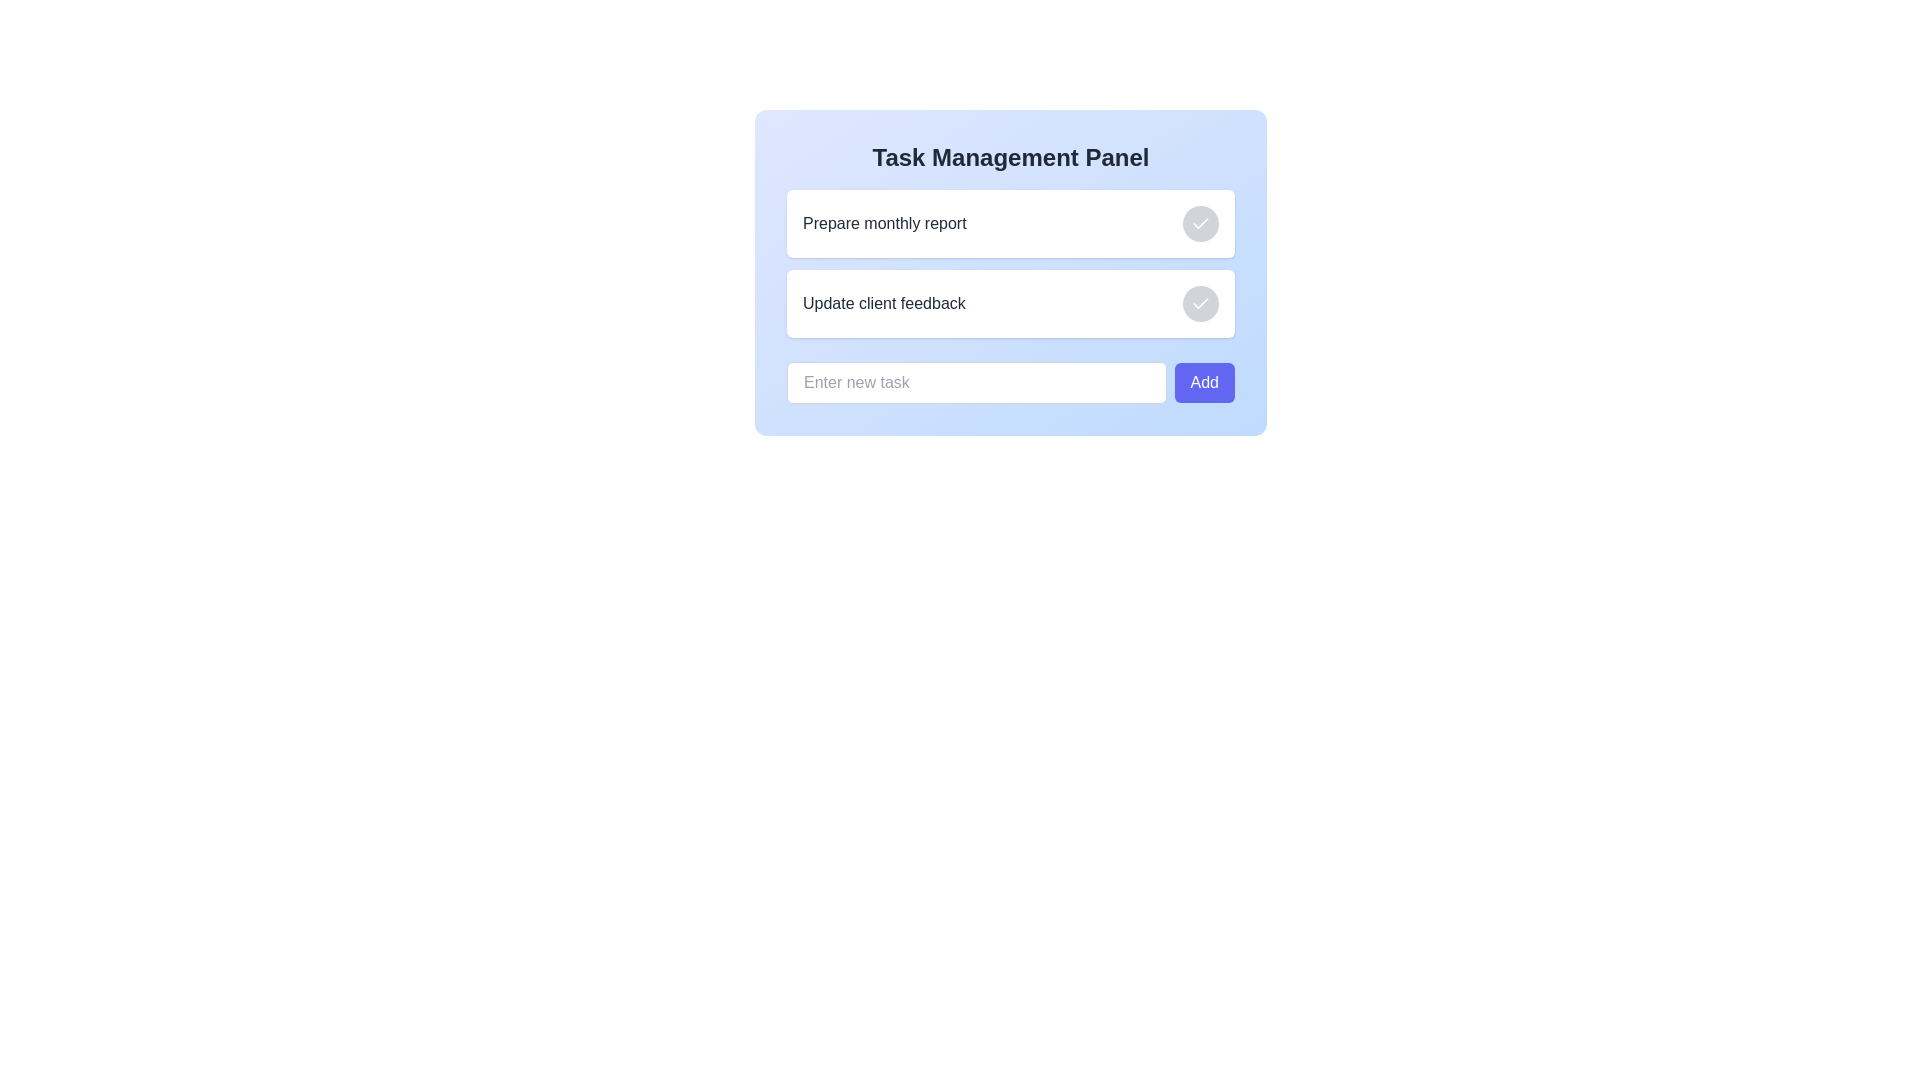 Image resolution: width=1920 pixels, height=1080 pixels. What do you see at coordinates (1011, 262) in the screenshot?
I see `the task item labeled 'Update client feedback'` at bounding box center [1011, 262].